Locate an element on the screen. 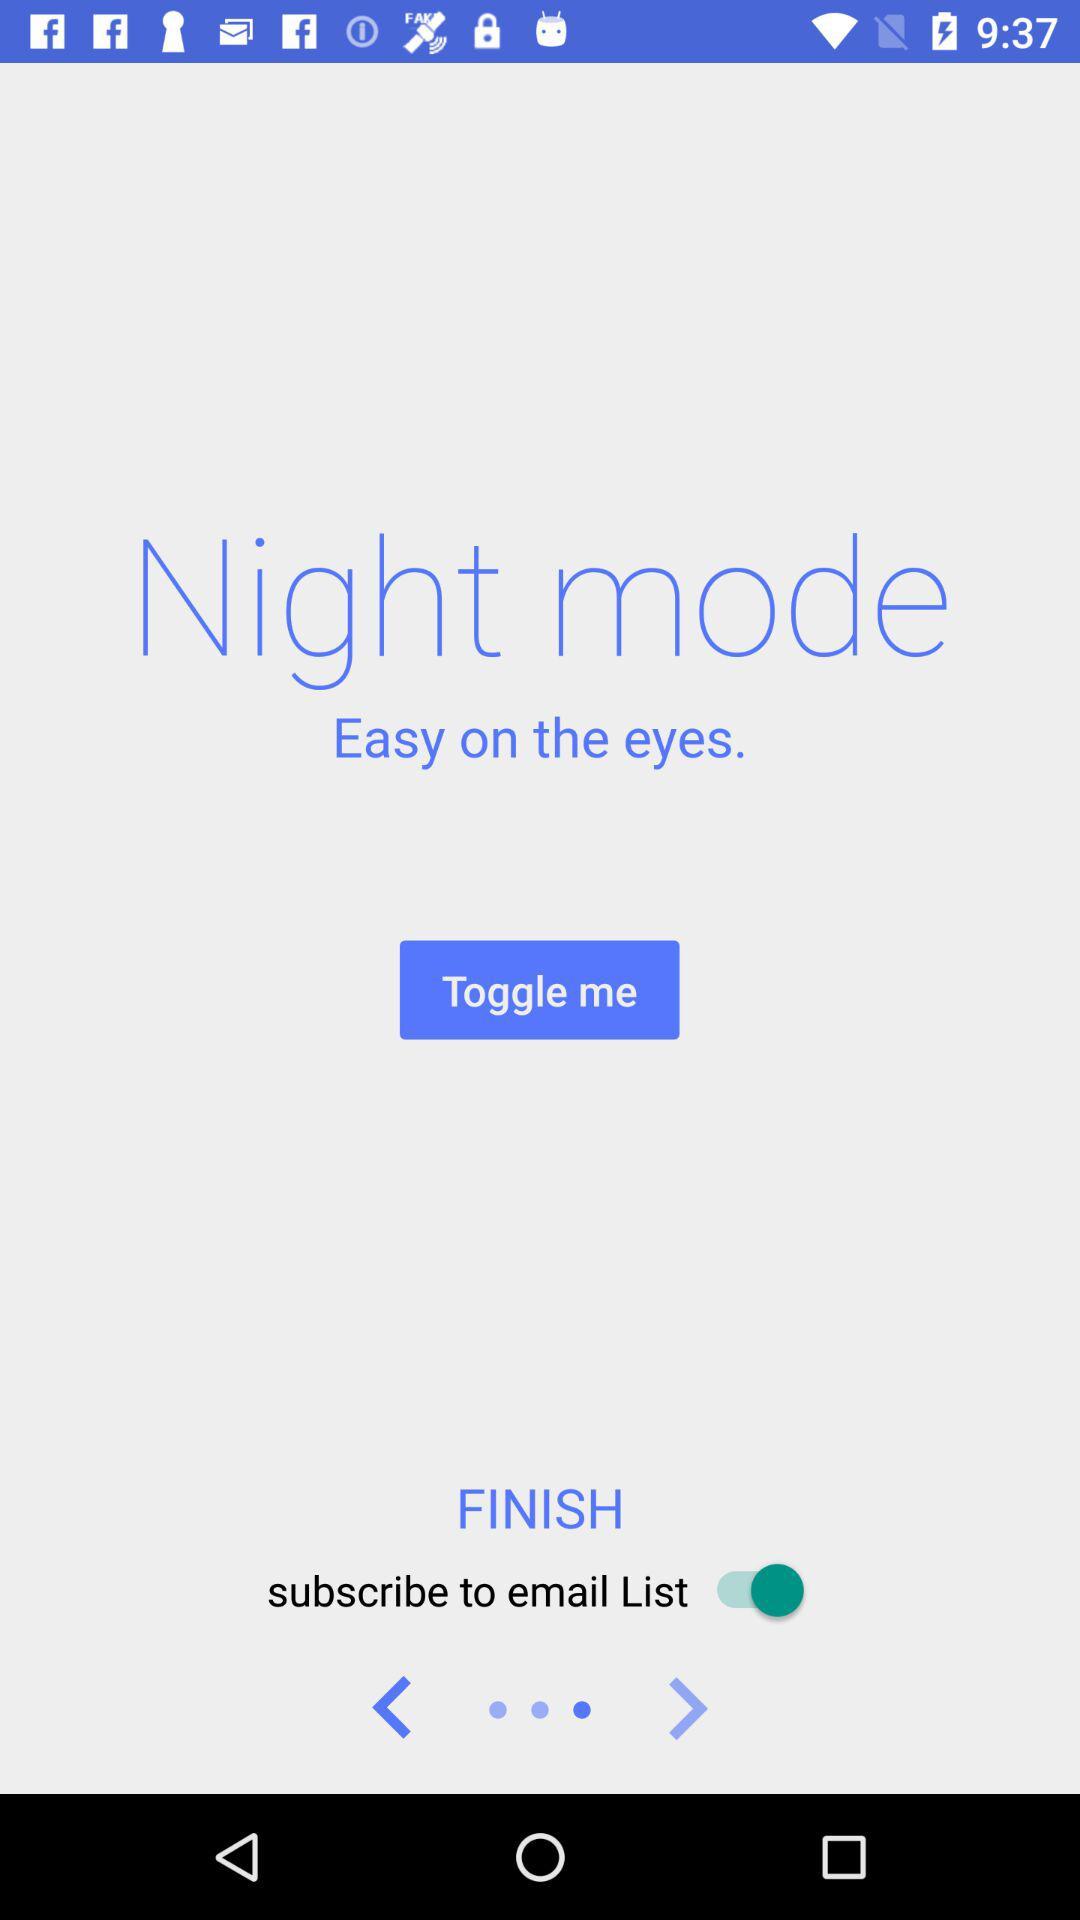  the icon below the finish icon is located at coordinates (540, 1589).